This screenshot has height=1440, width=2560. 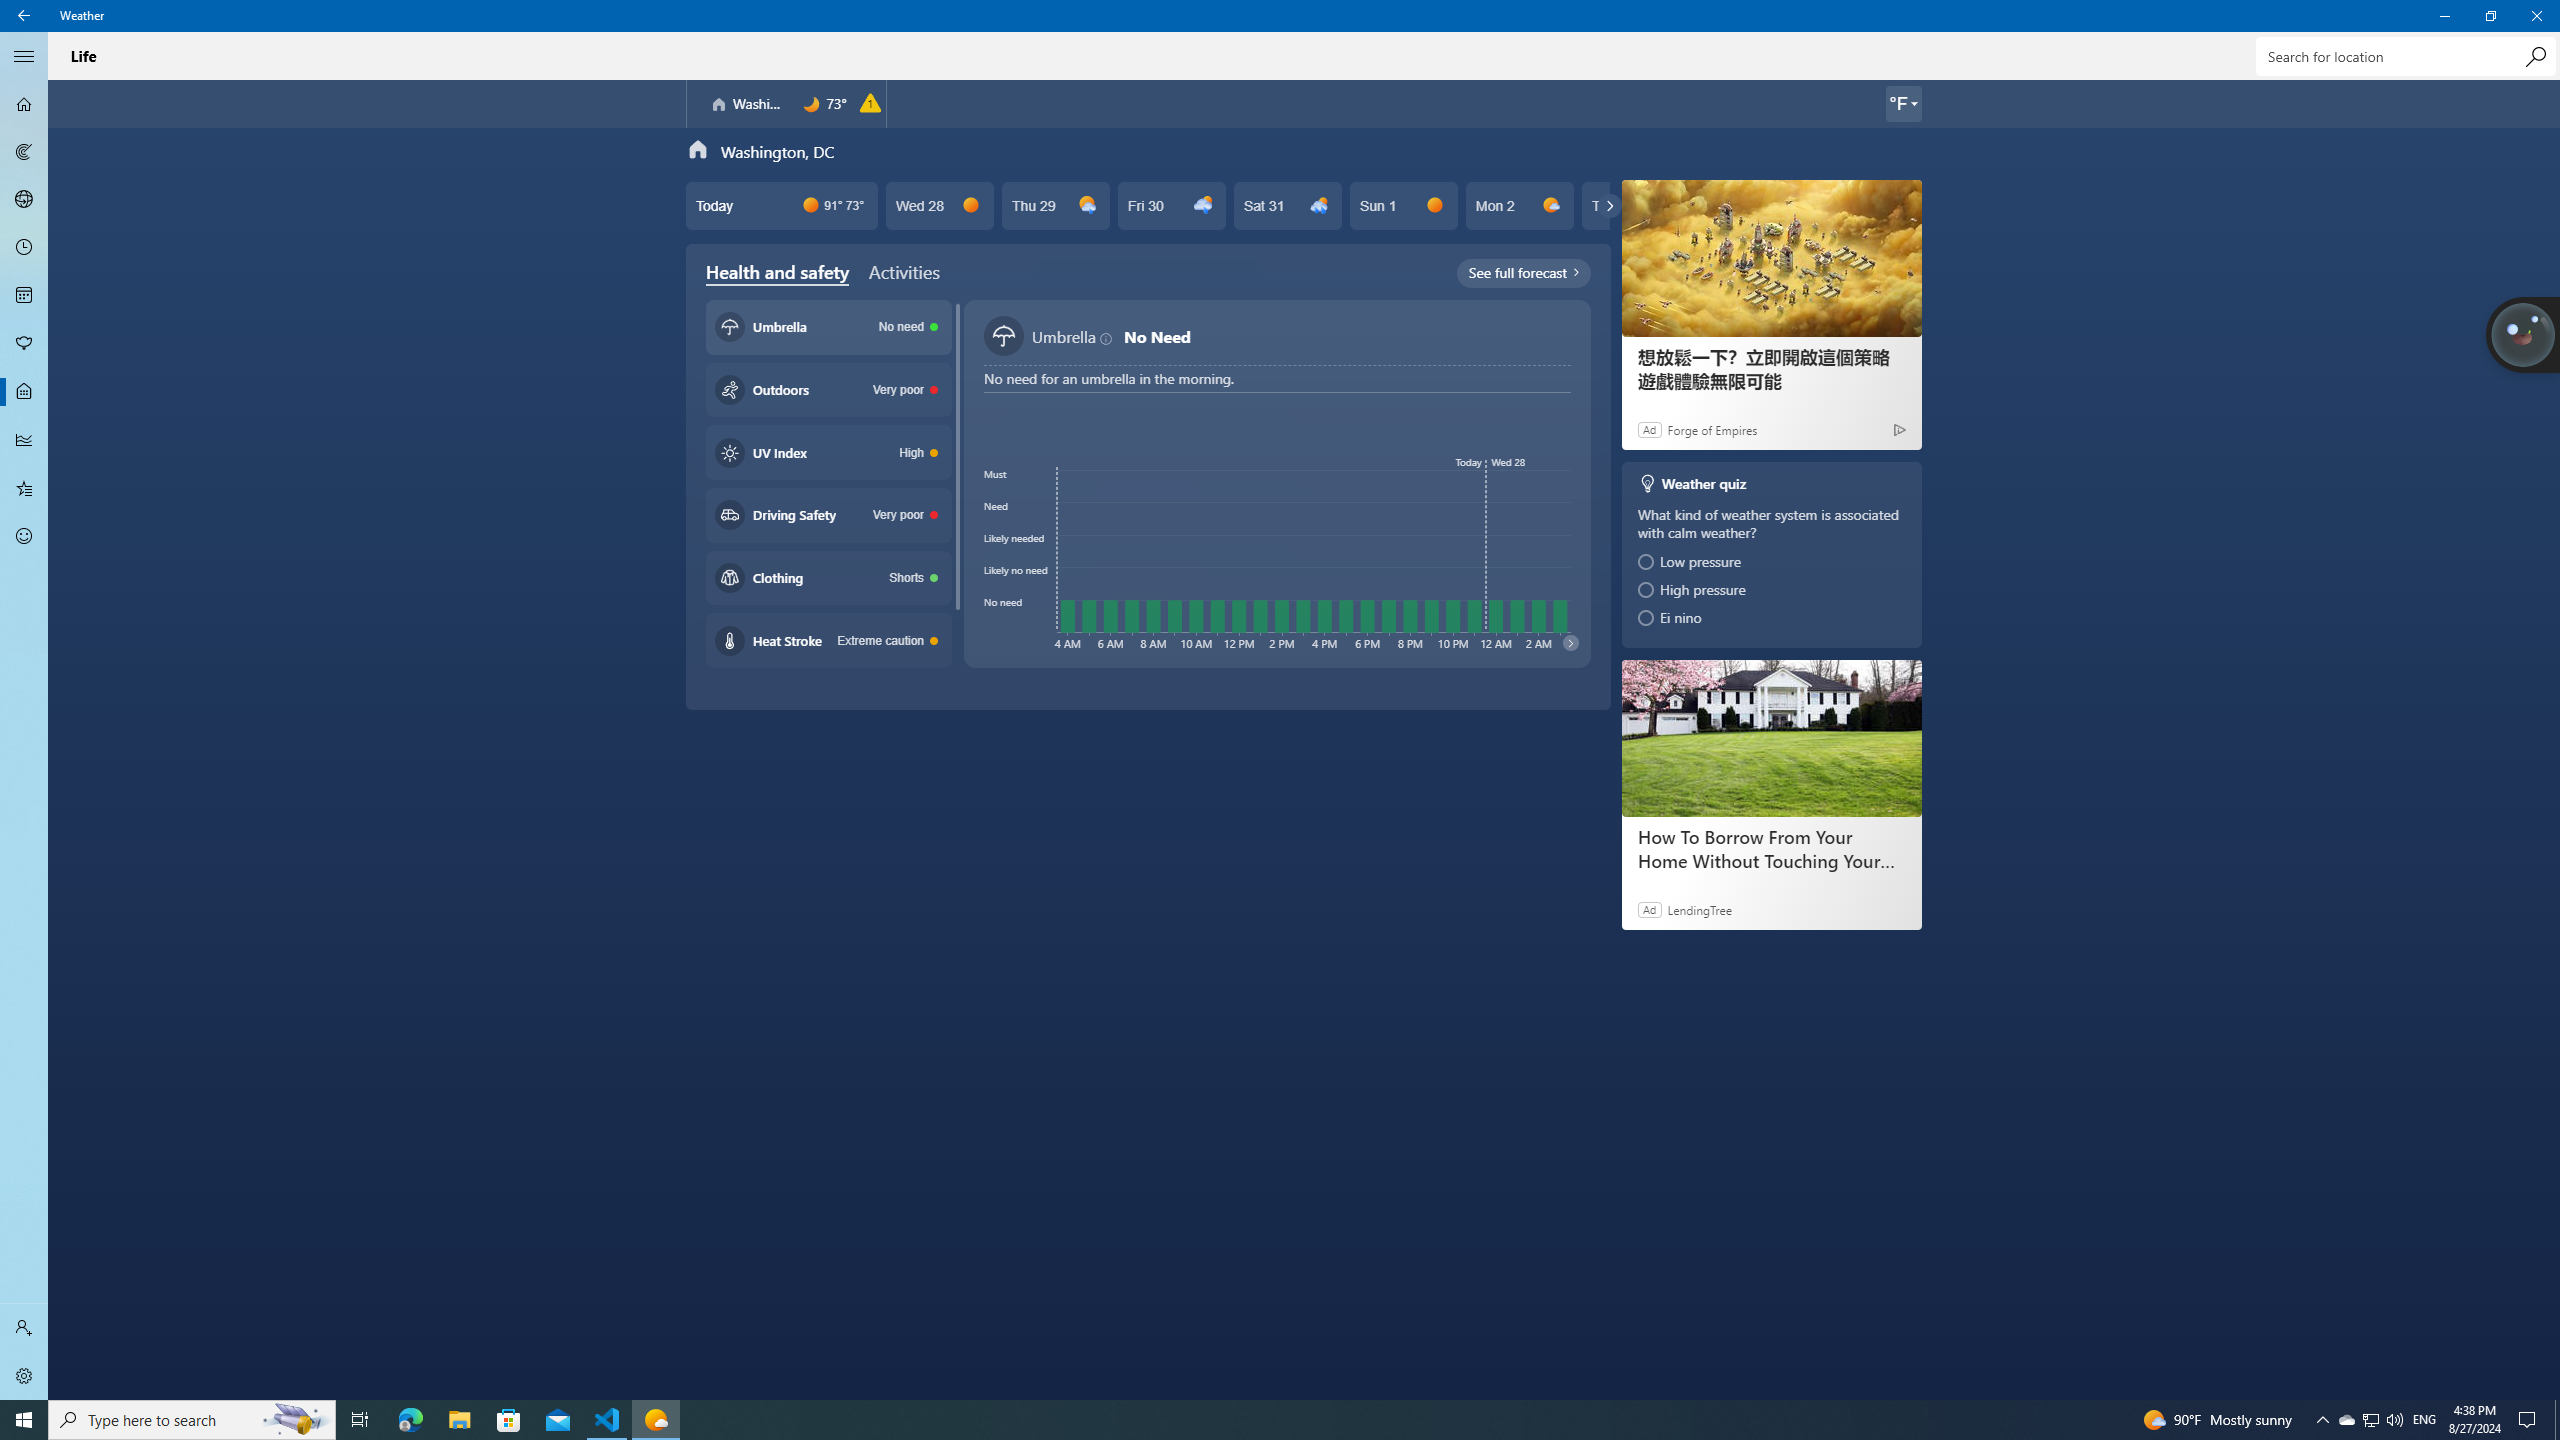 I want to click on 'Settings', so click(x=24, y=1374).